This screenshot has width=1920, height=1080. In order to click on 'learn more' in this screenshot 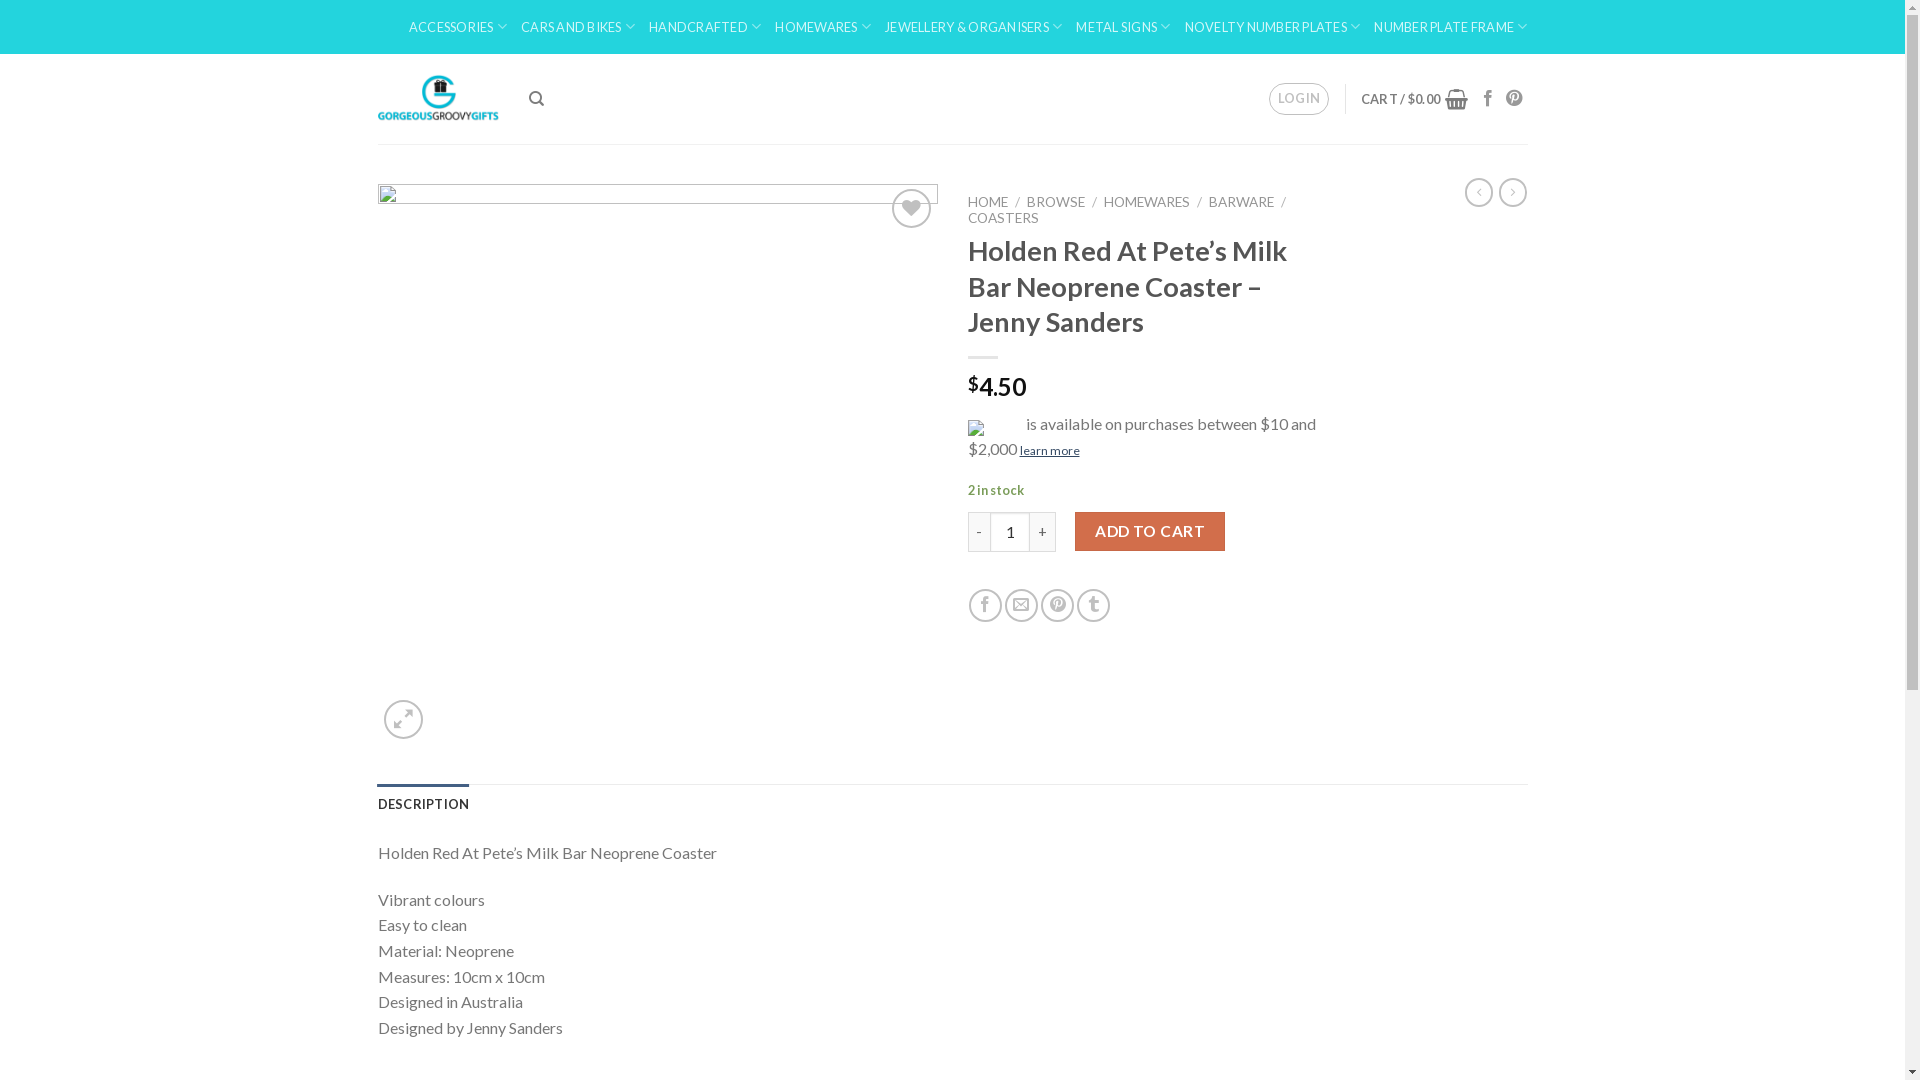, I will do `click(1049, 450)`.